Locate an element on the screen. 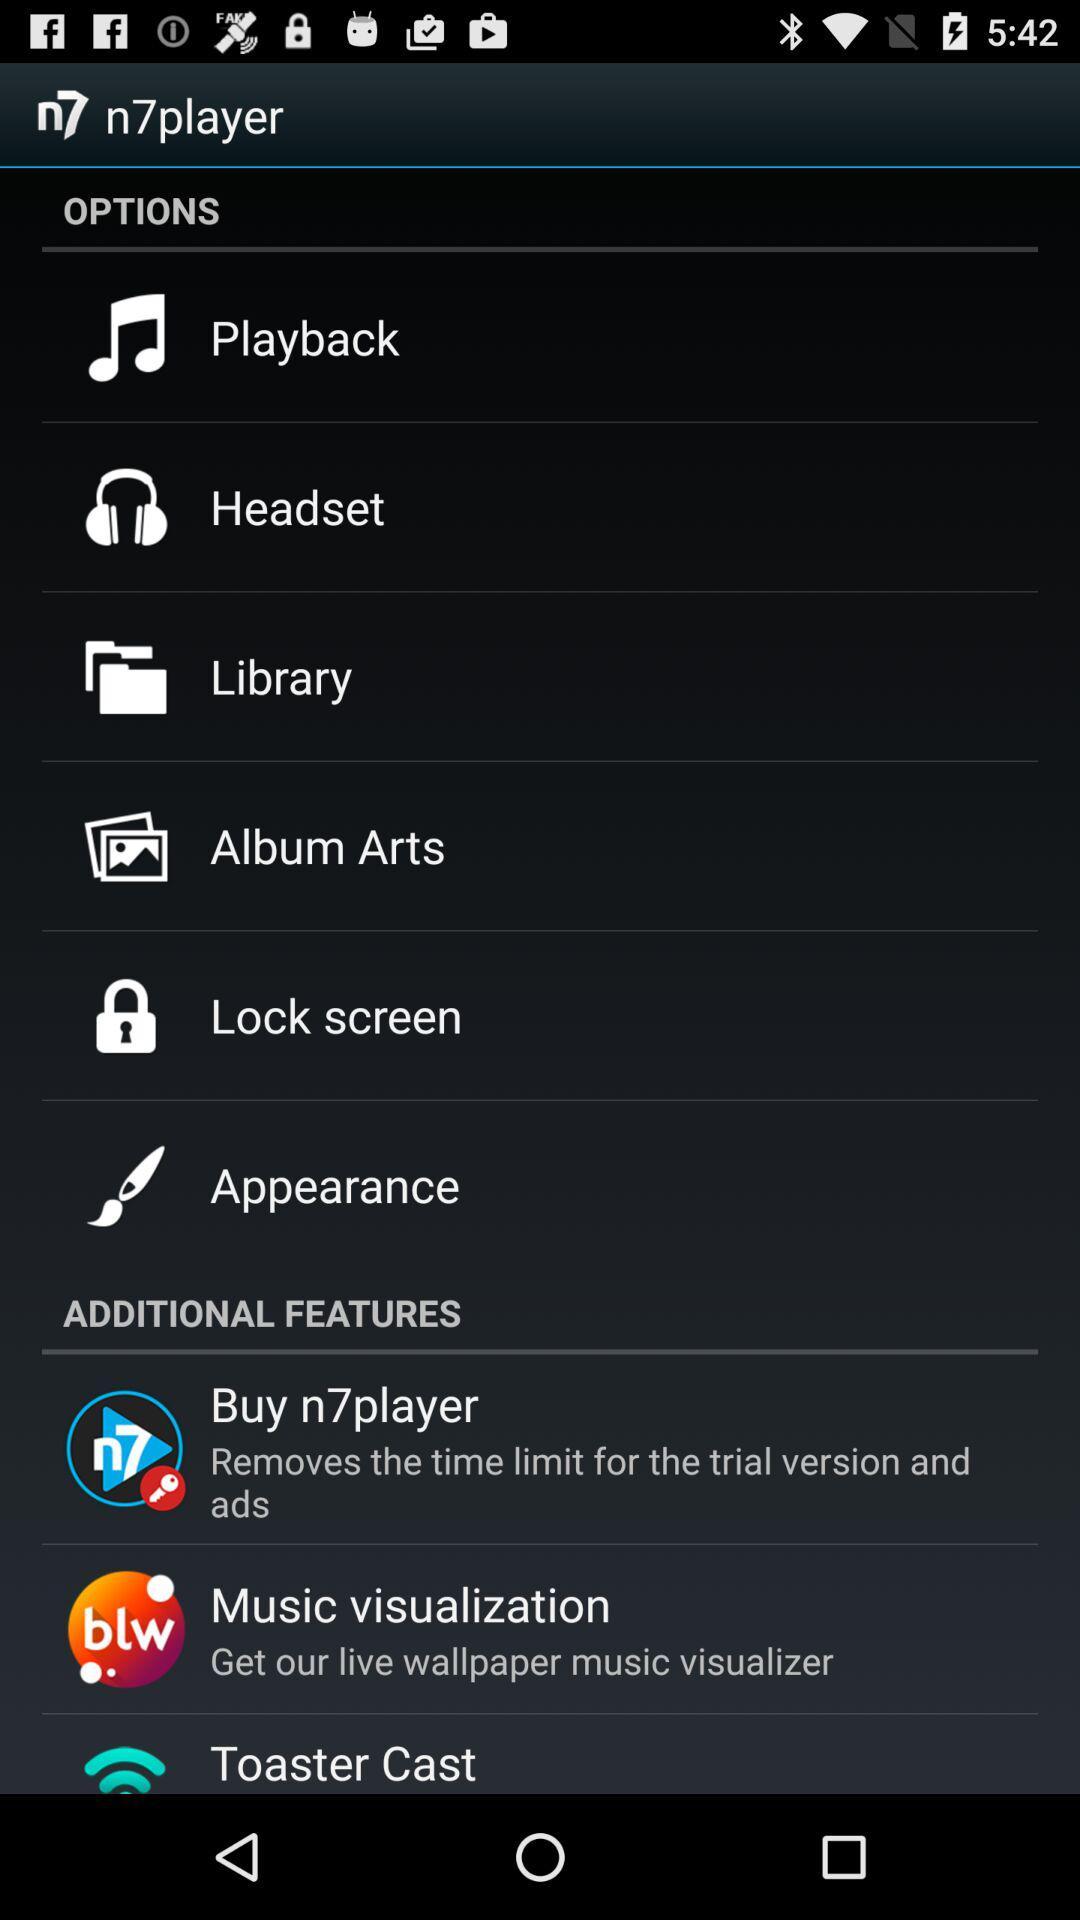 This screenshot has width=1080, height=1920. icon above library icon is located at coordinates (297, 506).